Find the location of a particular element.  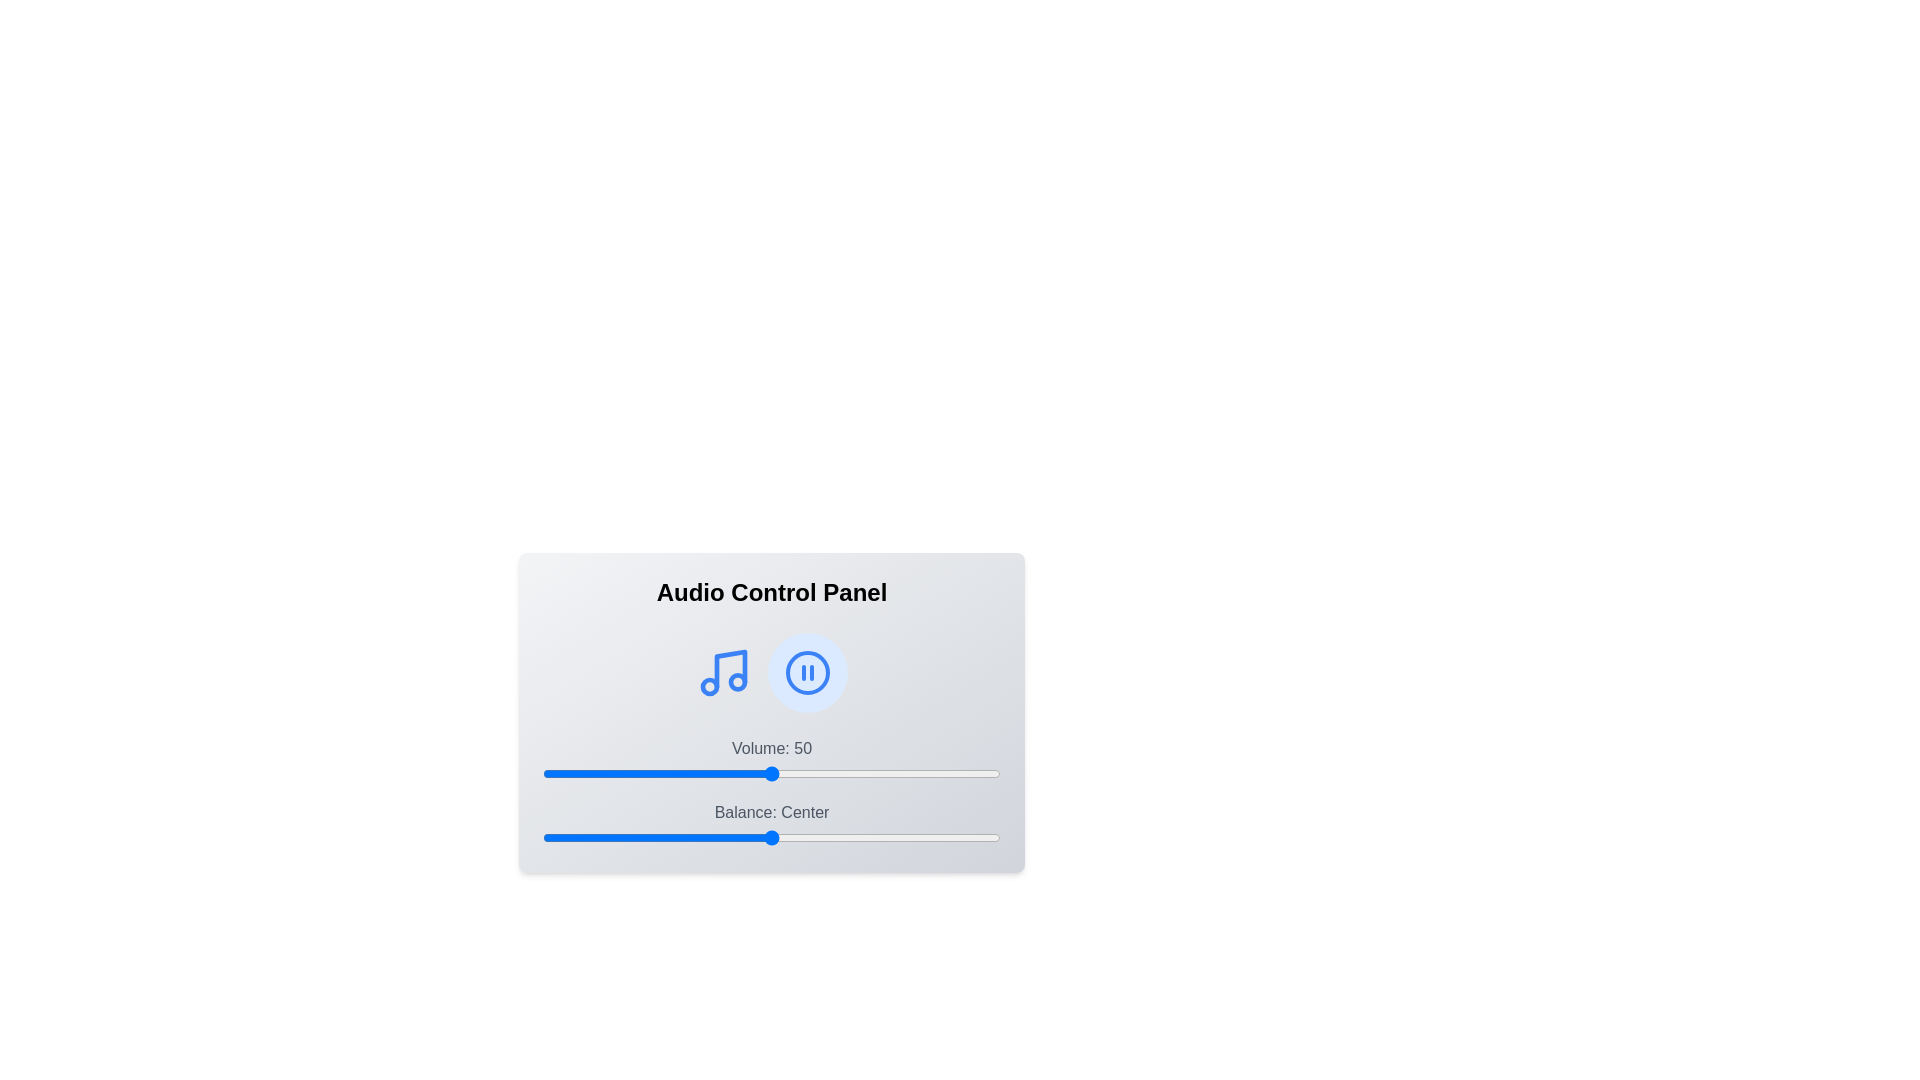

the balance is located at coordinates (574, 837).